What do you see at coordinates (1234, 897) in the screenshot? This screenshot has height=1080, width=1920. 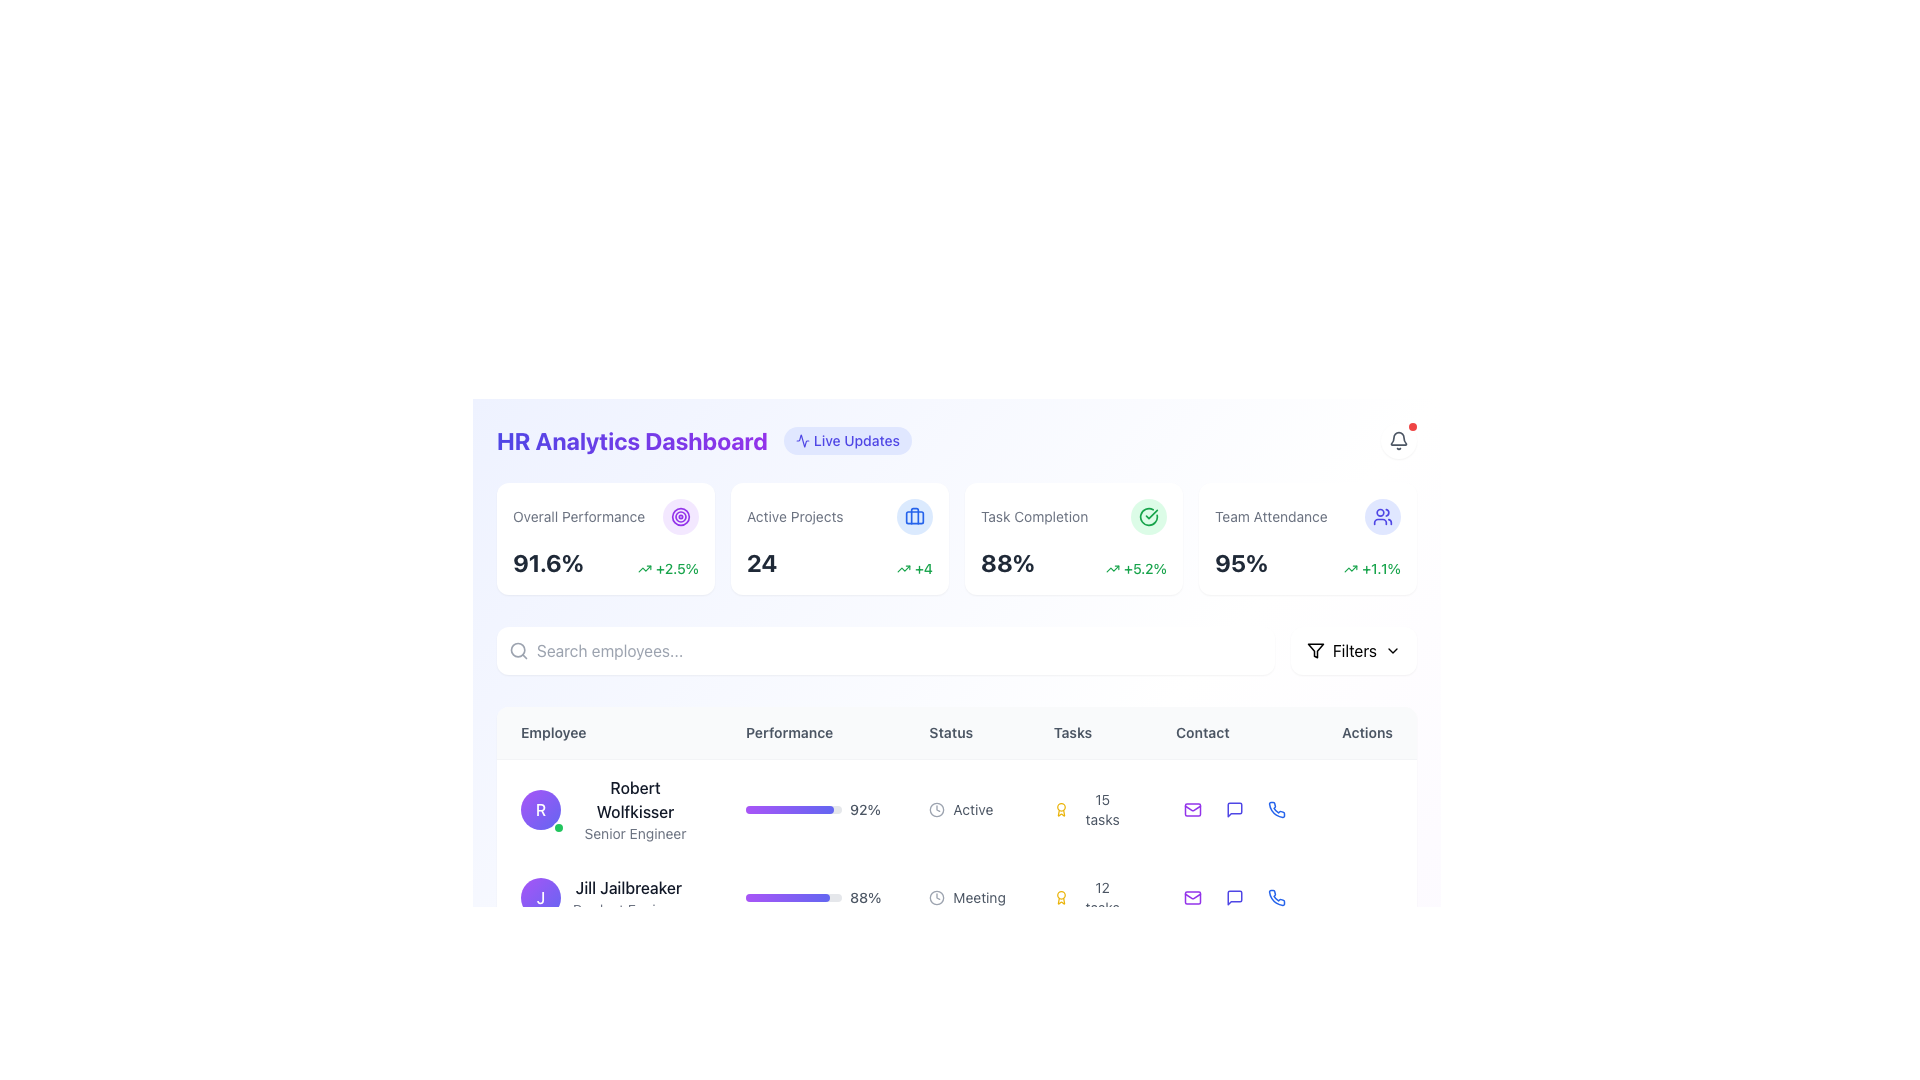 I see `the blue speech bubble icon button in the 'Contact' column of the second row corresponding to Jill Jailbreaker to initiate a chat` at bounding box center [1234, 897].